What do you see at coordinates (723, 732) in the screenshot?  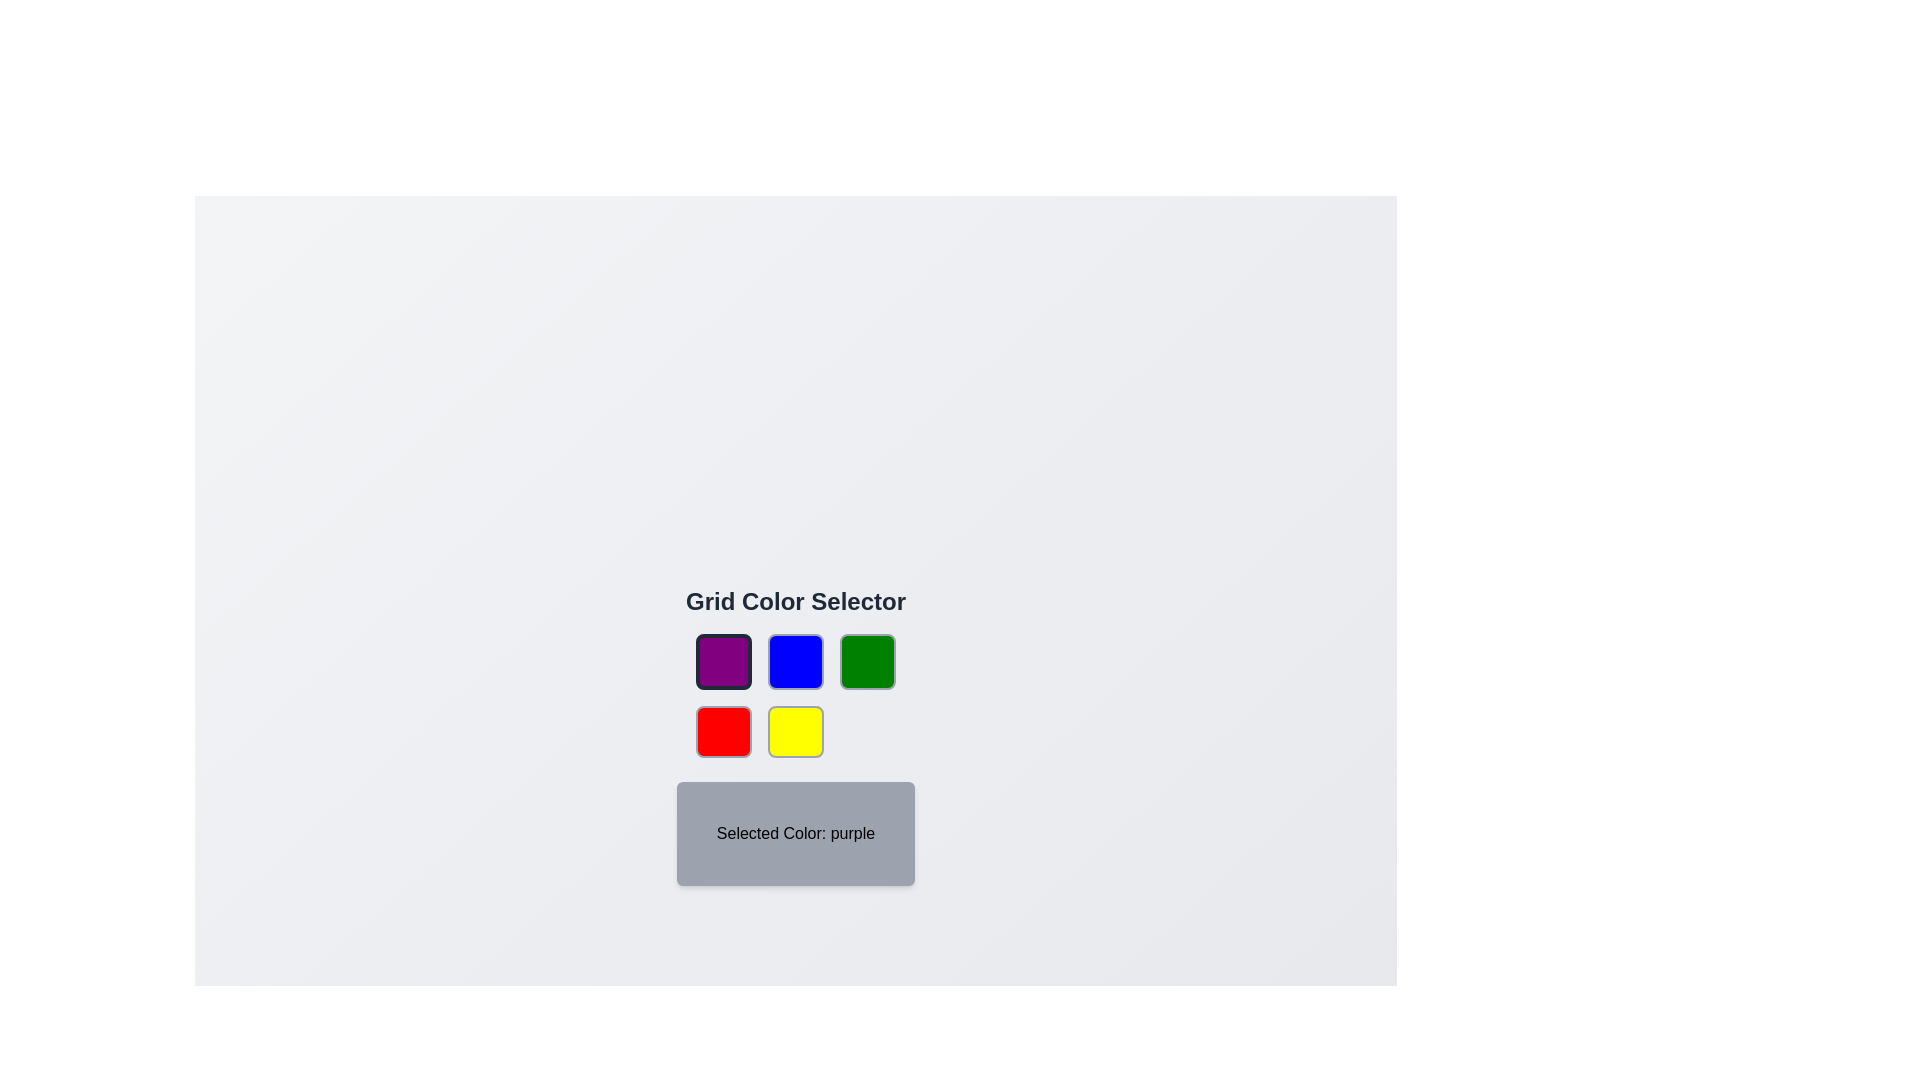 I see `the color button corresponding to red` at bounding box center [723, 732].